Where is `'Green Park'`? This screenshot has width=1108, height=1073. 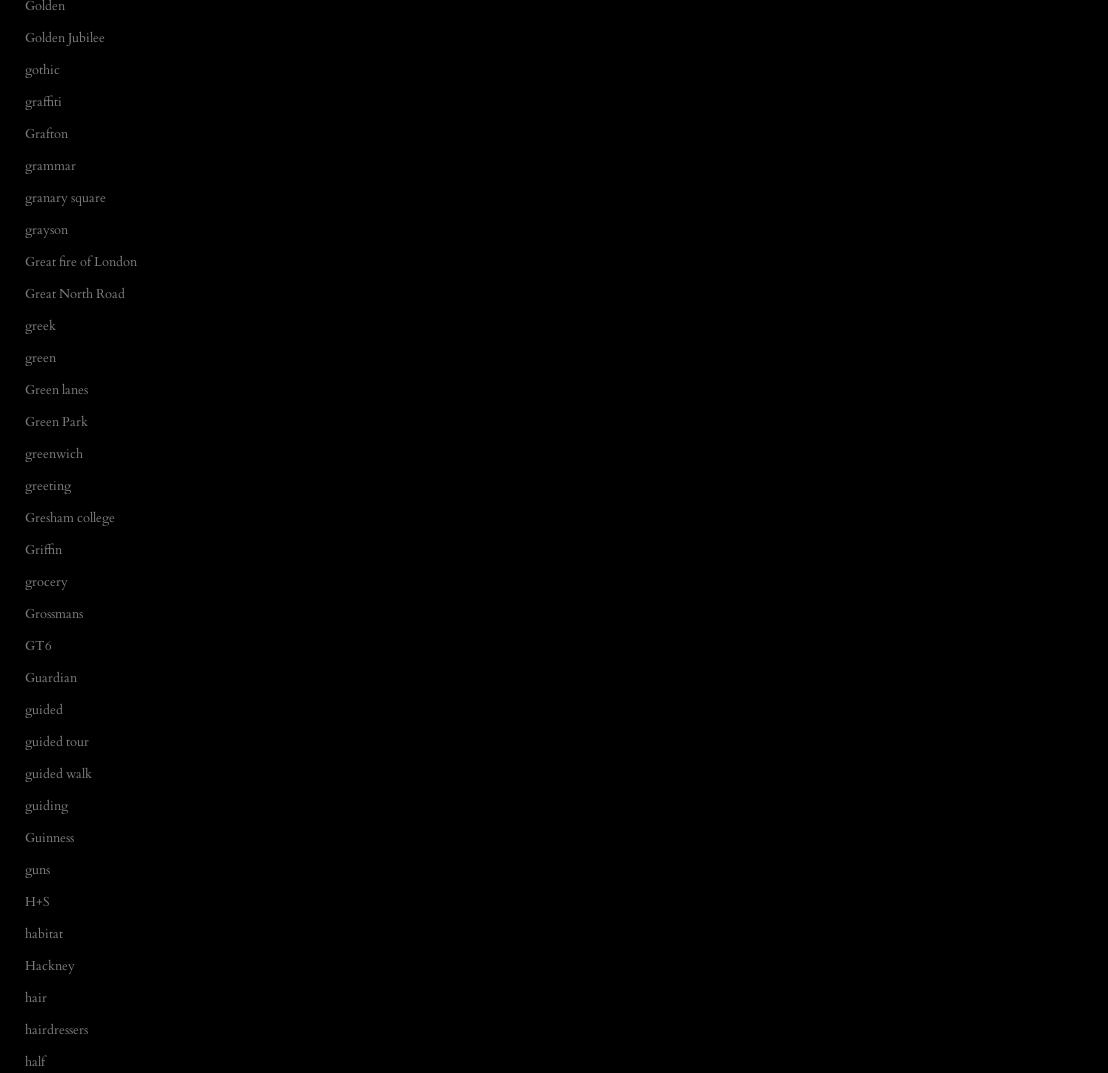 'Green Park' is located at coordinates (55, 421).